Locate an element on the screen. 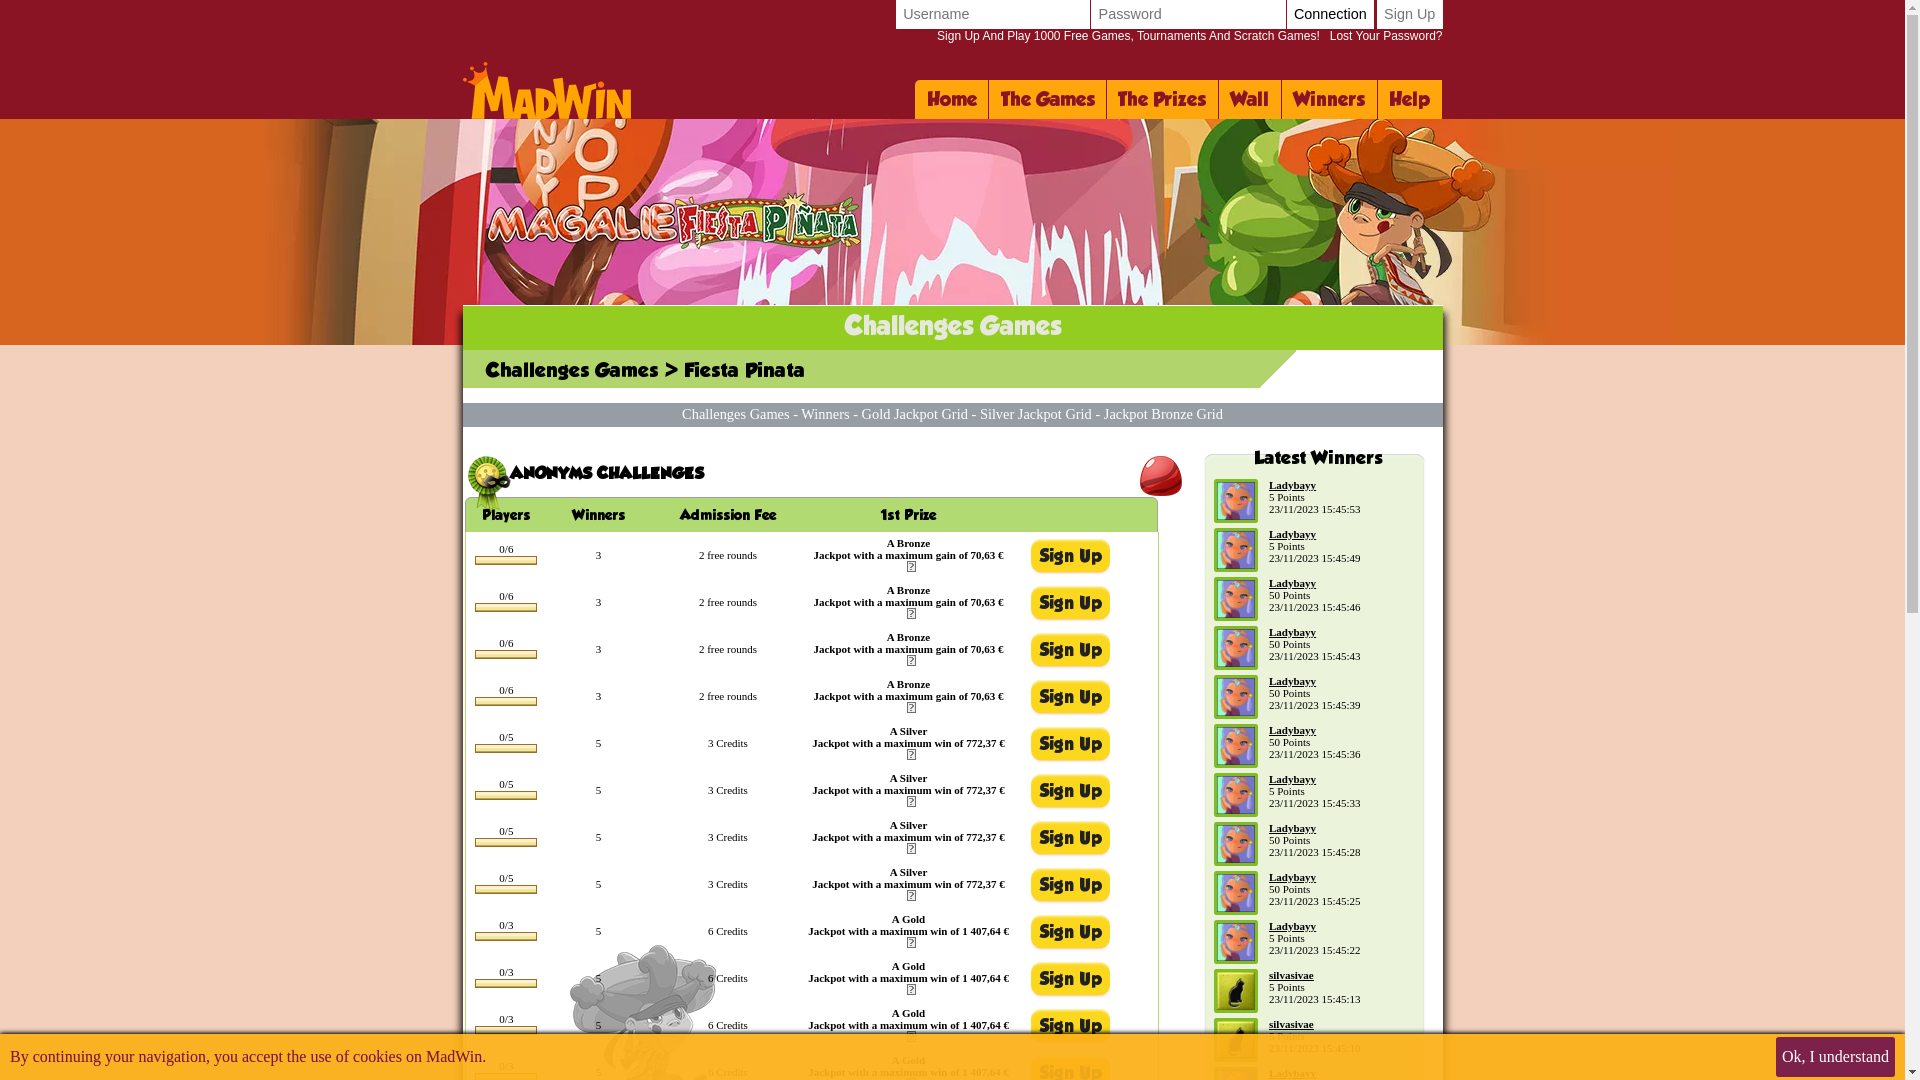  'Connection' is located at coordinates (1330, 14).